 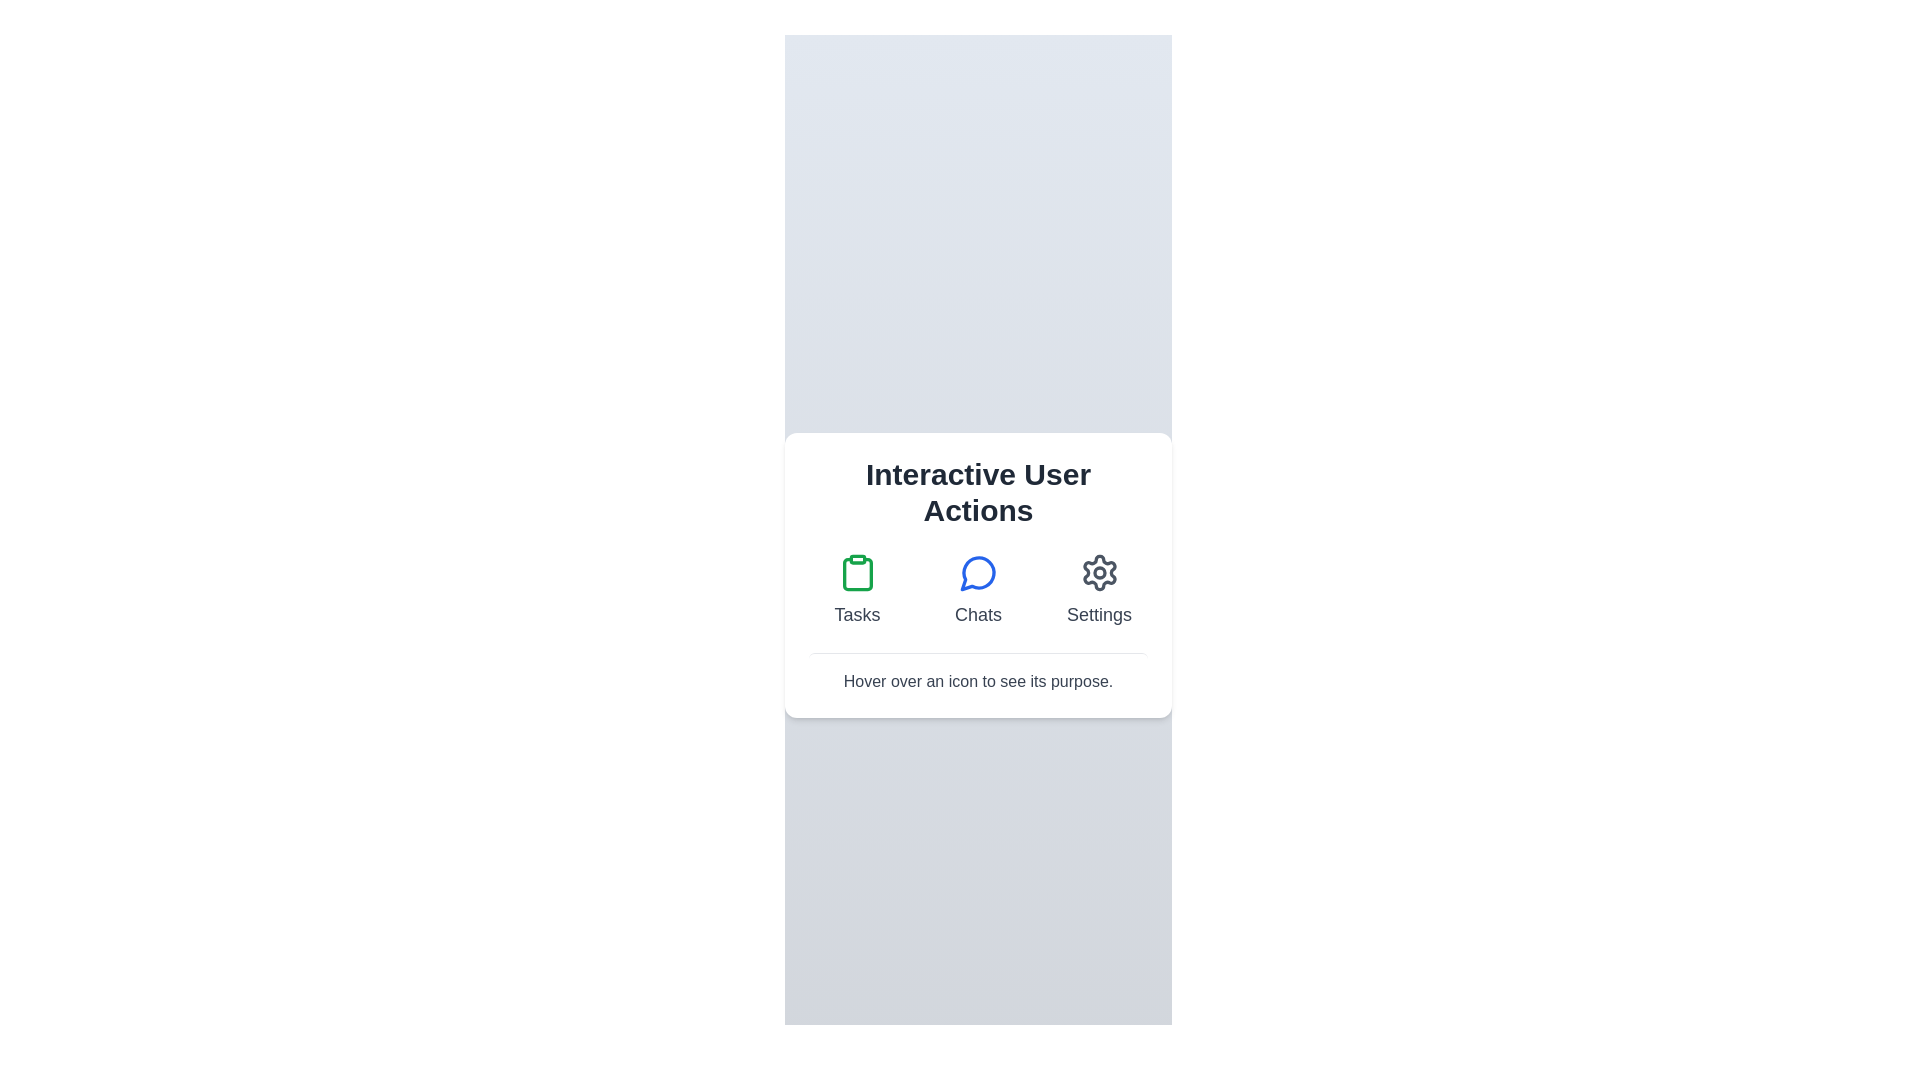 I want to click on the cog icon, which is the third icon in a horizontal alignment under the 'Interactive User Actions' heading, so click(x=1098, y=572).